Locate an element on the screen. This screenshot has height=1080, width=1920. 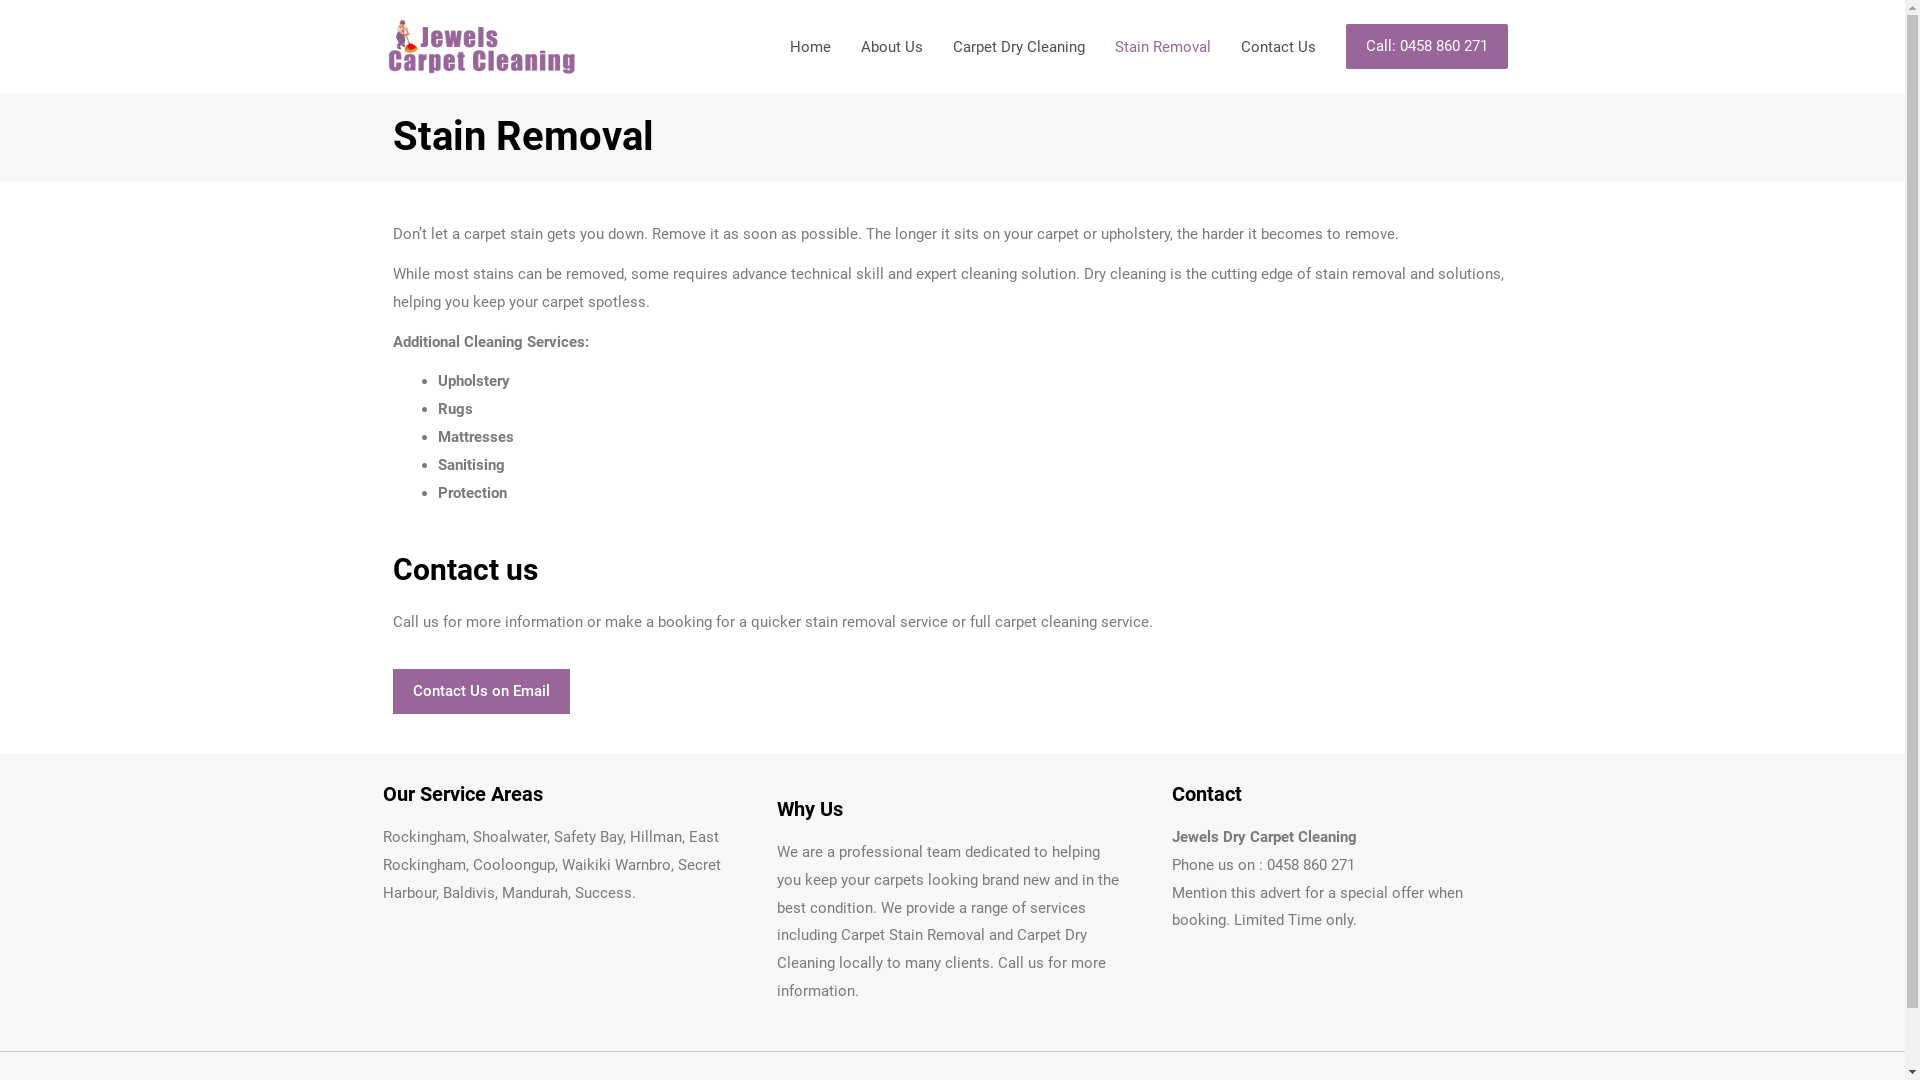
'Call: 0458 860 271' is located at coordinates (1345, 45).